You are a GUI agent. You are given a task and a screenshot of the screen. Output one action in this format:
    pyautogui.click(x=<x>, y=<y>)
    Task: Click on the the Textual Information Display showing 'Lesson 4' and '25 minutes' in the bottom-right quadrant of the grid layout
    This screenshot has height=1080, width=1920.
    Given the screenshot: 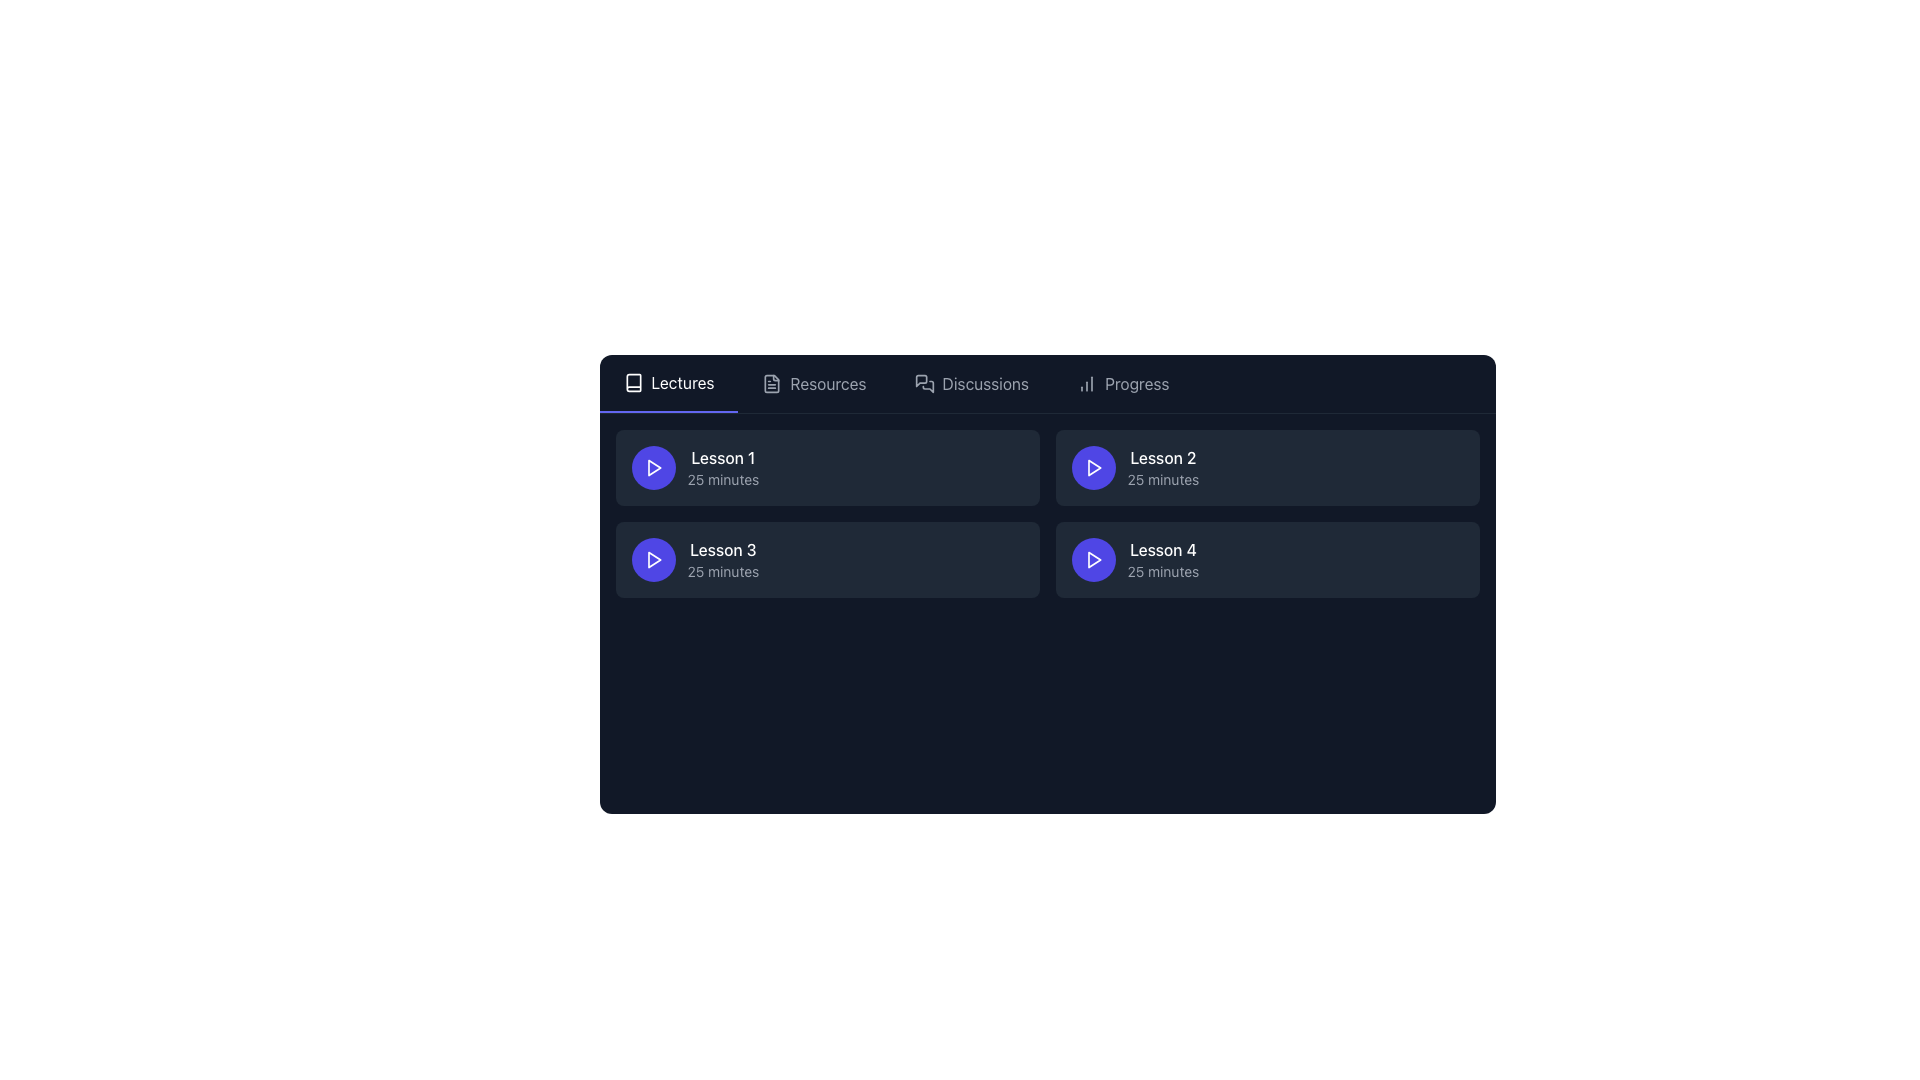 What is the action you would take?
    pyautogui.click(x=1163, y=559)
    